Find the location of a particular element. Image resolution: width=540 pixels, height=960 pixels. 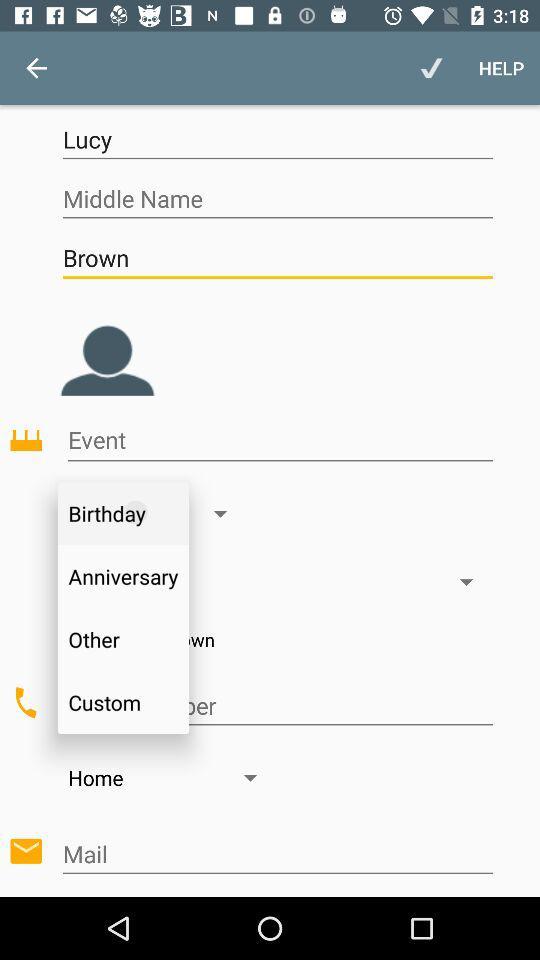

the avatar icon is located at coordinates (107, 345).